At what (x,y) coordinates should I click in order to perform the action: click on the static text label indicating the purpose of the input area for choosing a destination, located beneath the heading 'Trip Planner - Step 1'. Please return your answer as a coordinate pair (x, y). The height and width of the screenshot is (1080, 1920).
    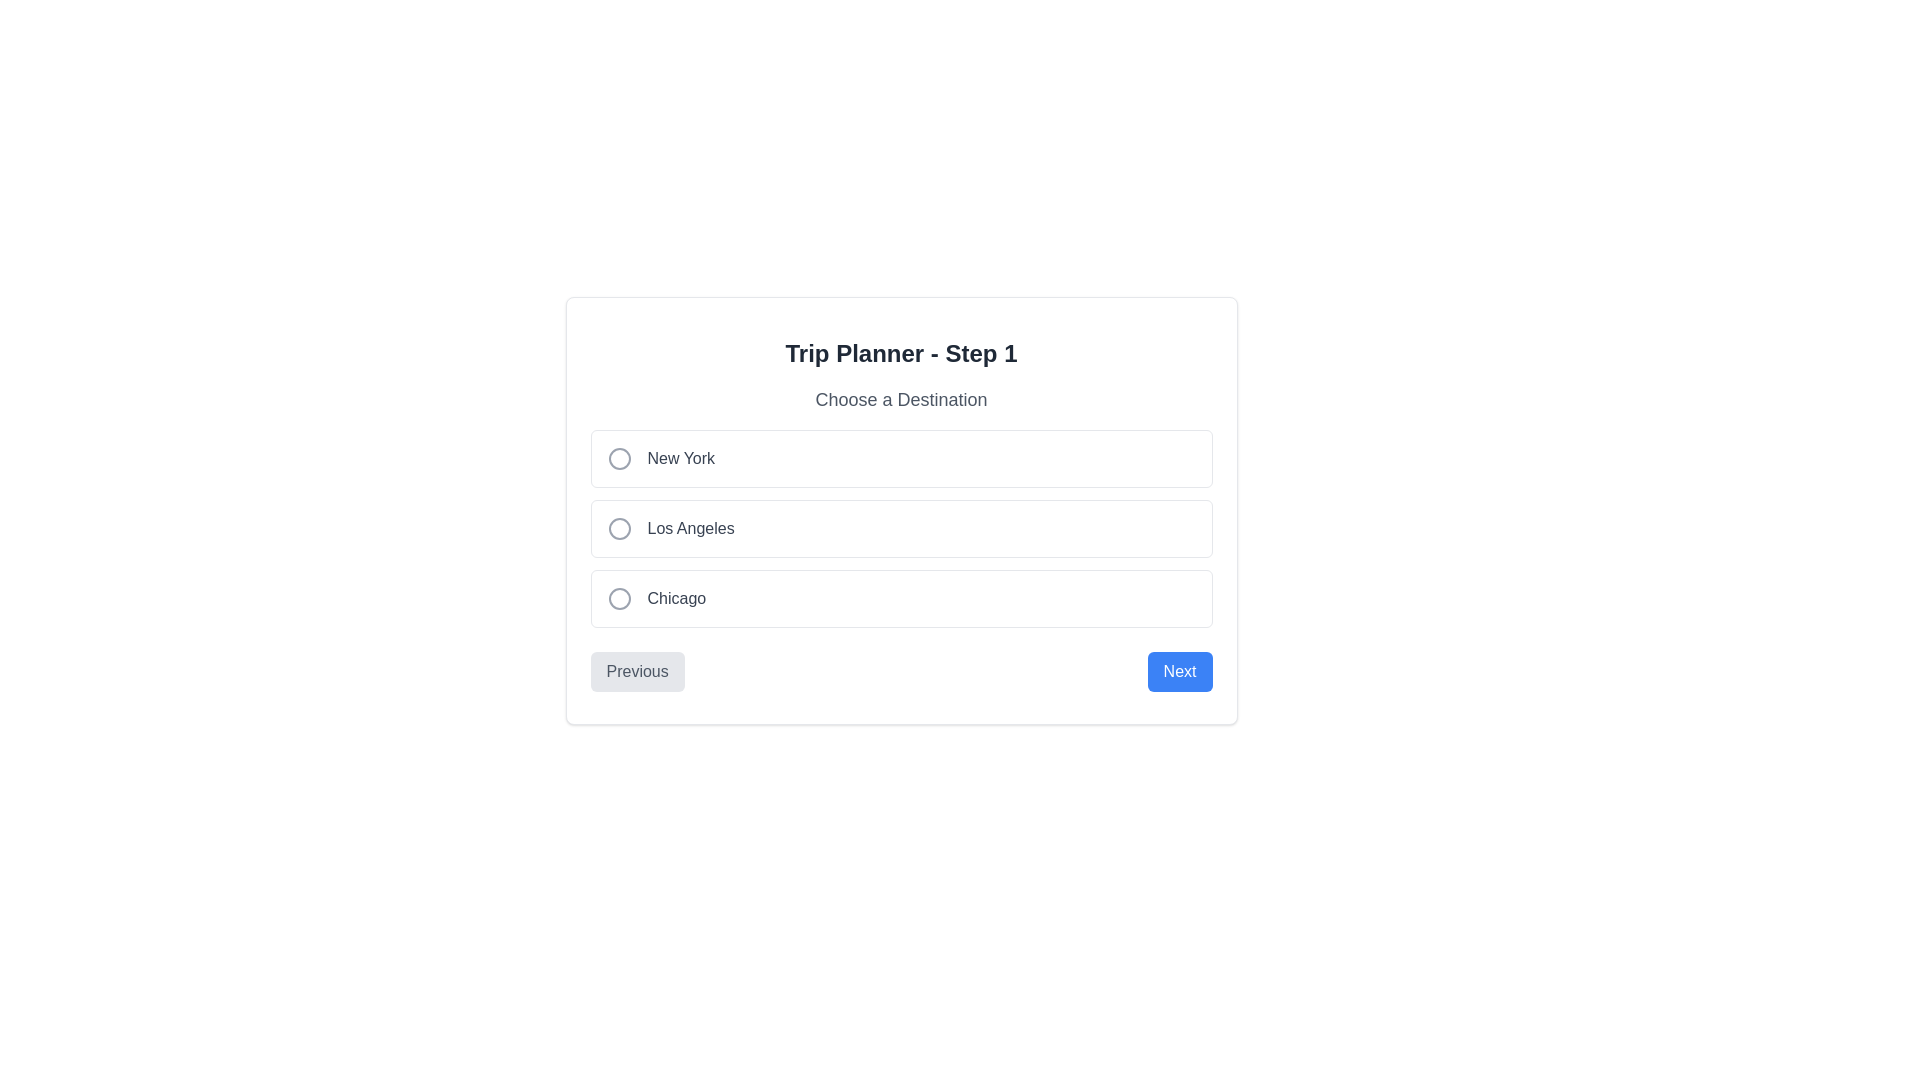
    Looking at the image, I should click on (900, 400).